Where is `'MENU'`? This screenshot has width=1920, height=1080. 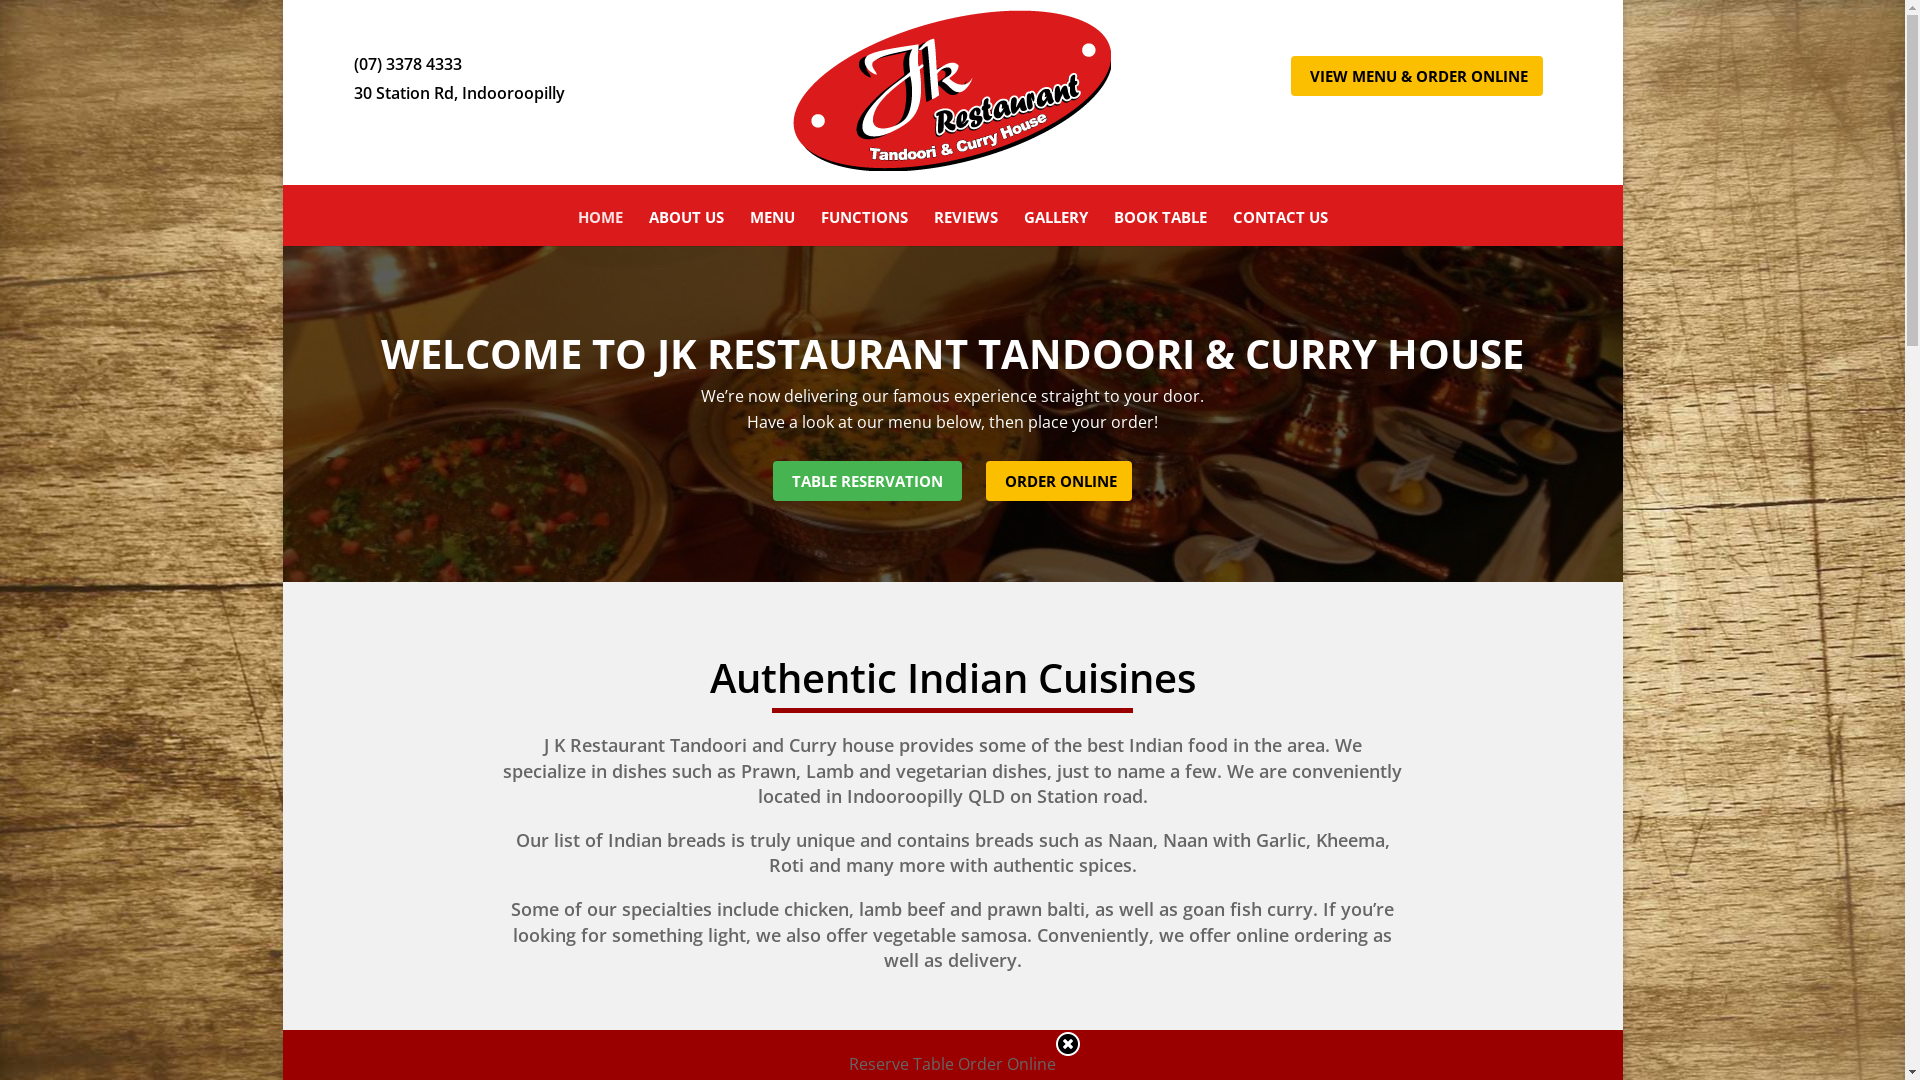 'MENU' is located at coordinates (771, 226).